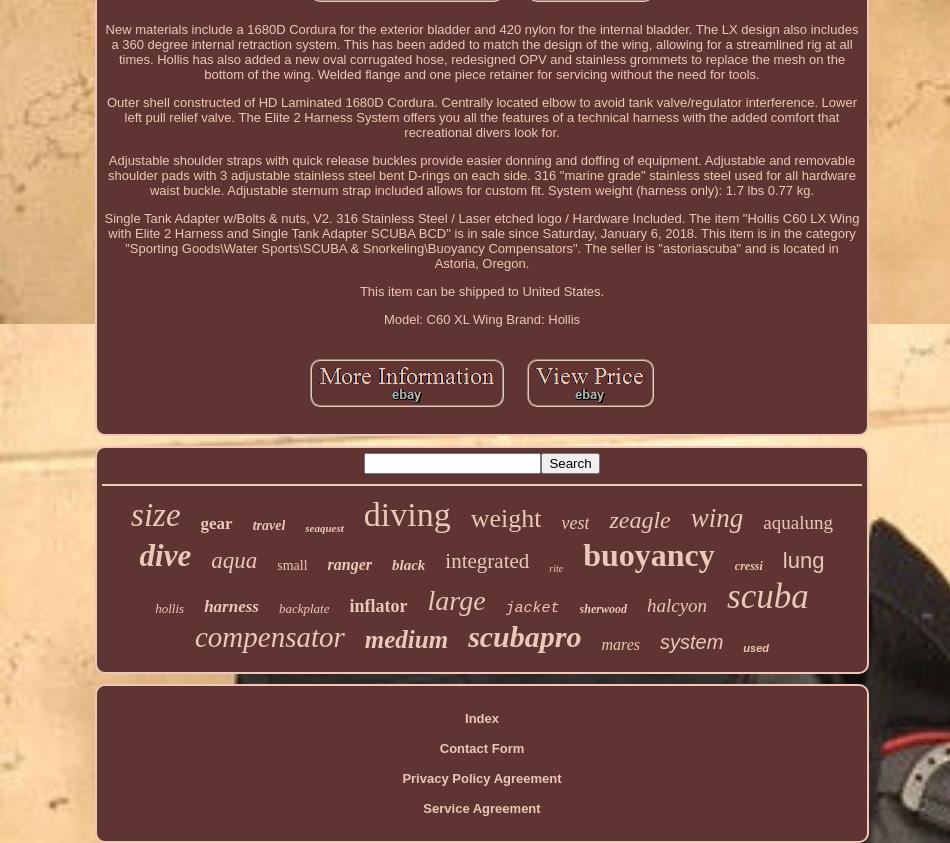 The height and width of the screenshot is (843, 950). What do you see at coordinates (405, 514) in the screenshot?
I see `'diving'` at bounding box center [405, 514].